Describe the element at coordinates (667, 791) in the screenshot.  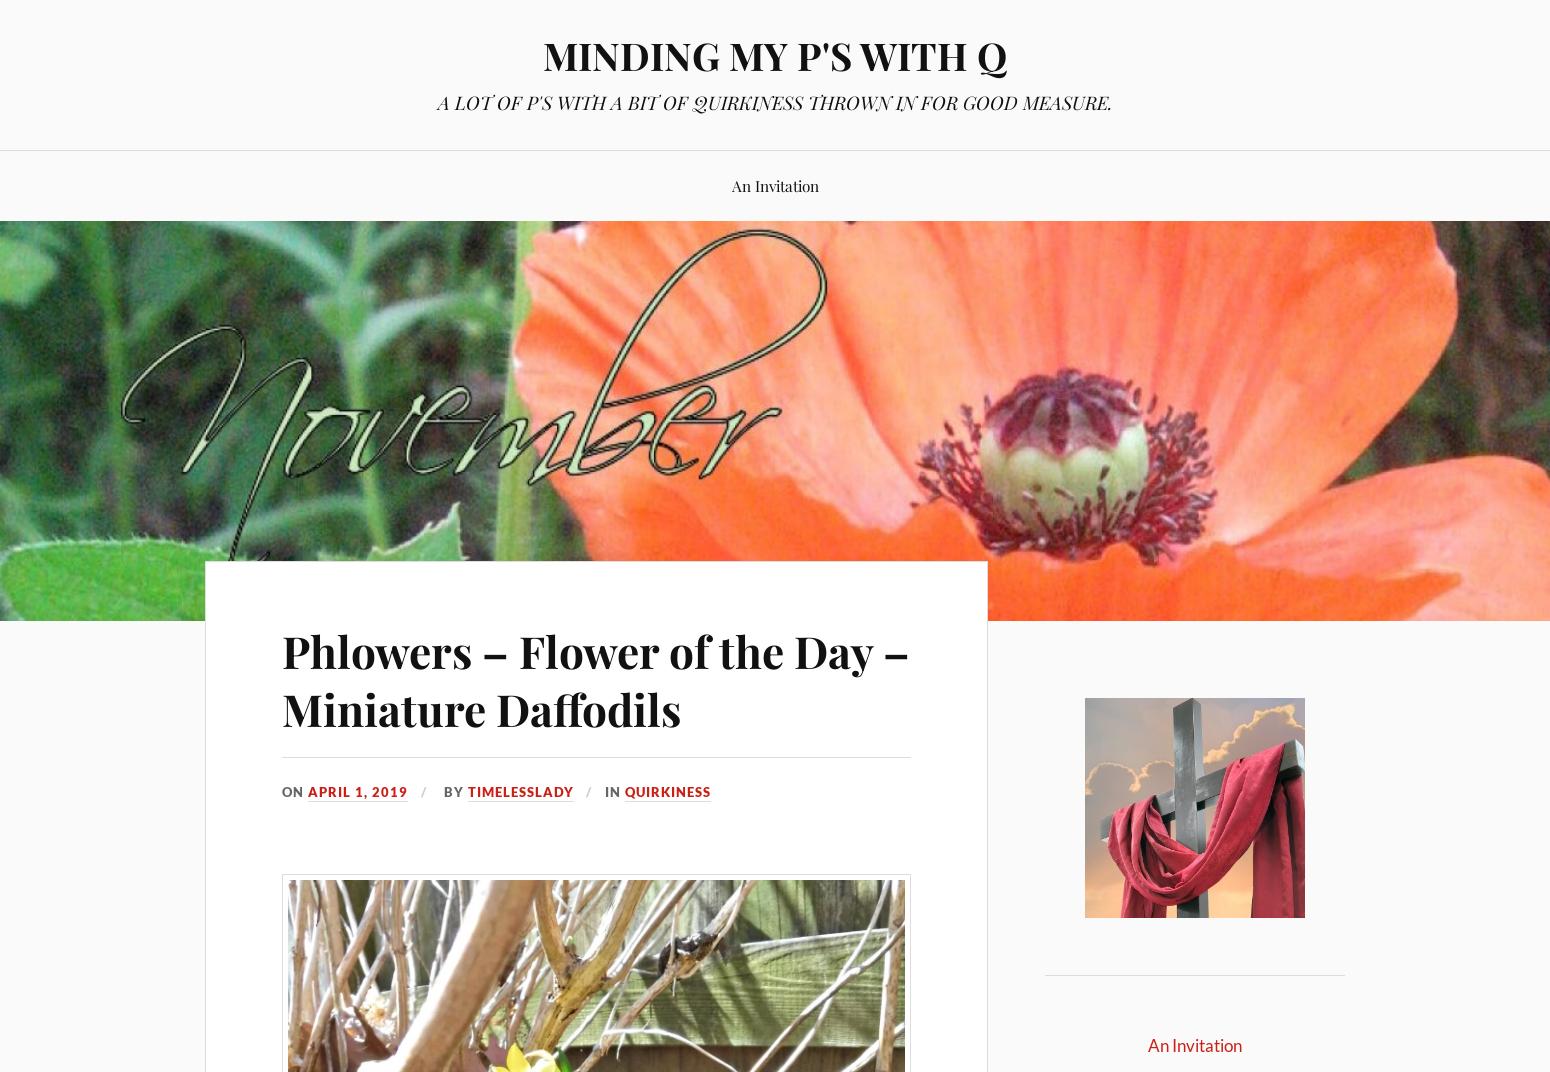
I see `'Quirkiness'` at that location.